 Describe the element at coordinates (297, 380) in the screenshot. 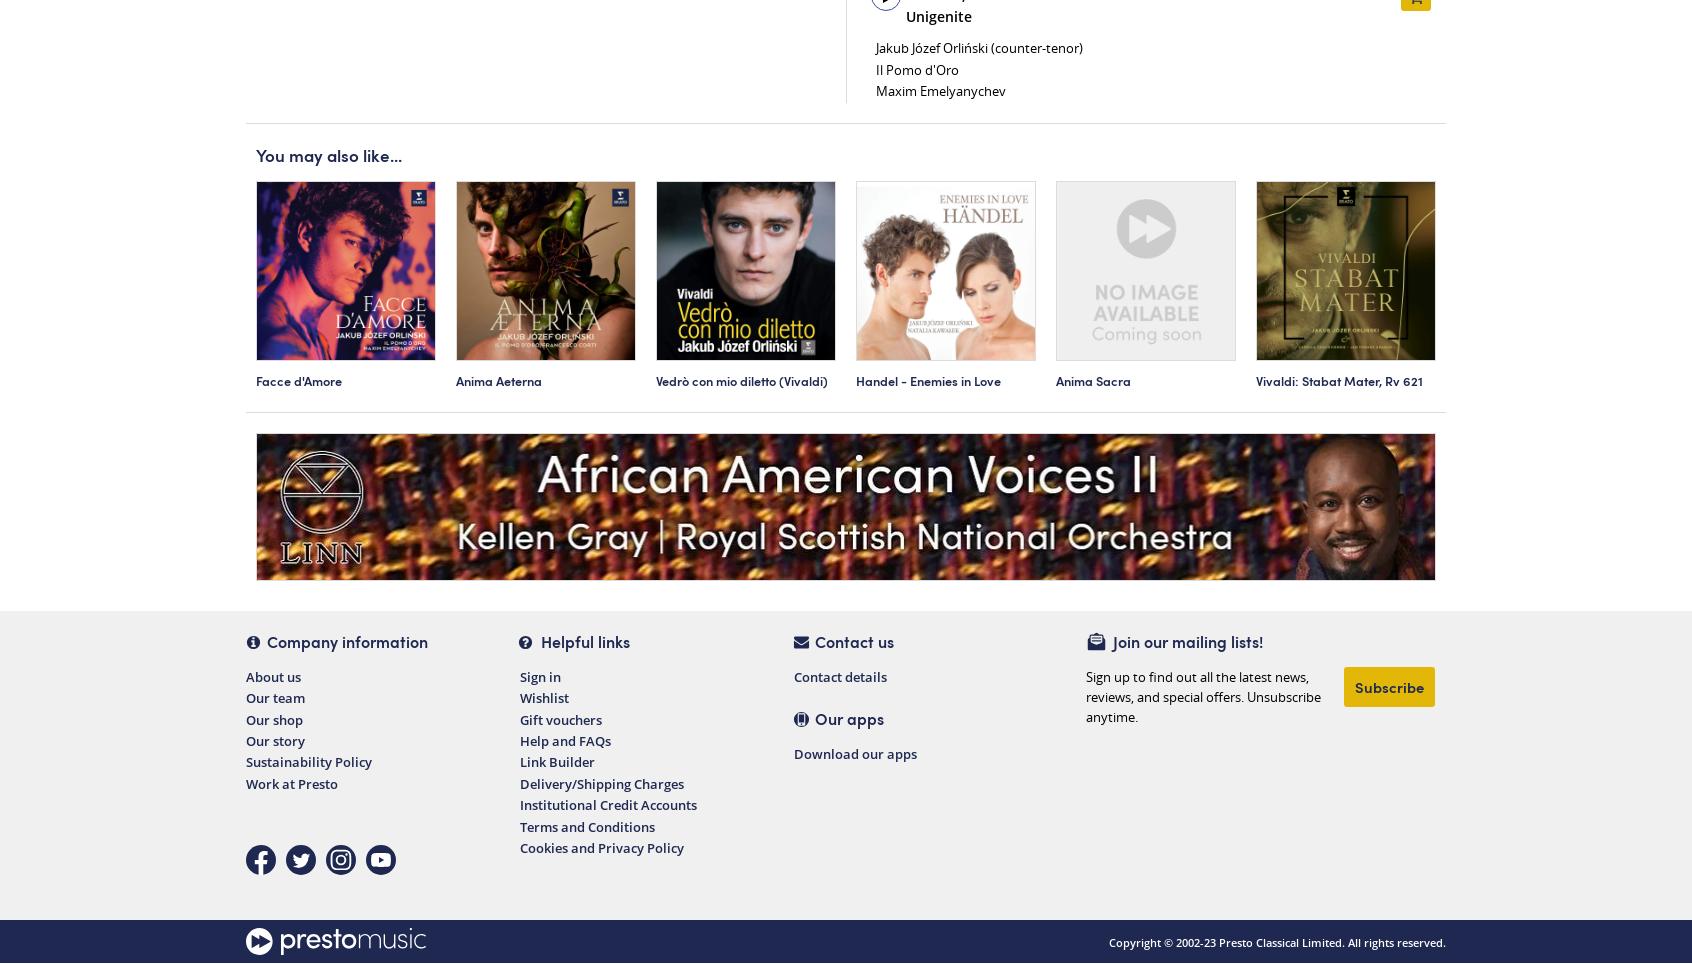

I see `'Facce d'Amore'` at that location.